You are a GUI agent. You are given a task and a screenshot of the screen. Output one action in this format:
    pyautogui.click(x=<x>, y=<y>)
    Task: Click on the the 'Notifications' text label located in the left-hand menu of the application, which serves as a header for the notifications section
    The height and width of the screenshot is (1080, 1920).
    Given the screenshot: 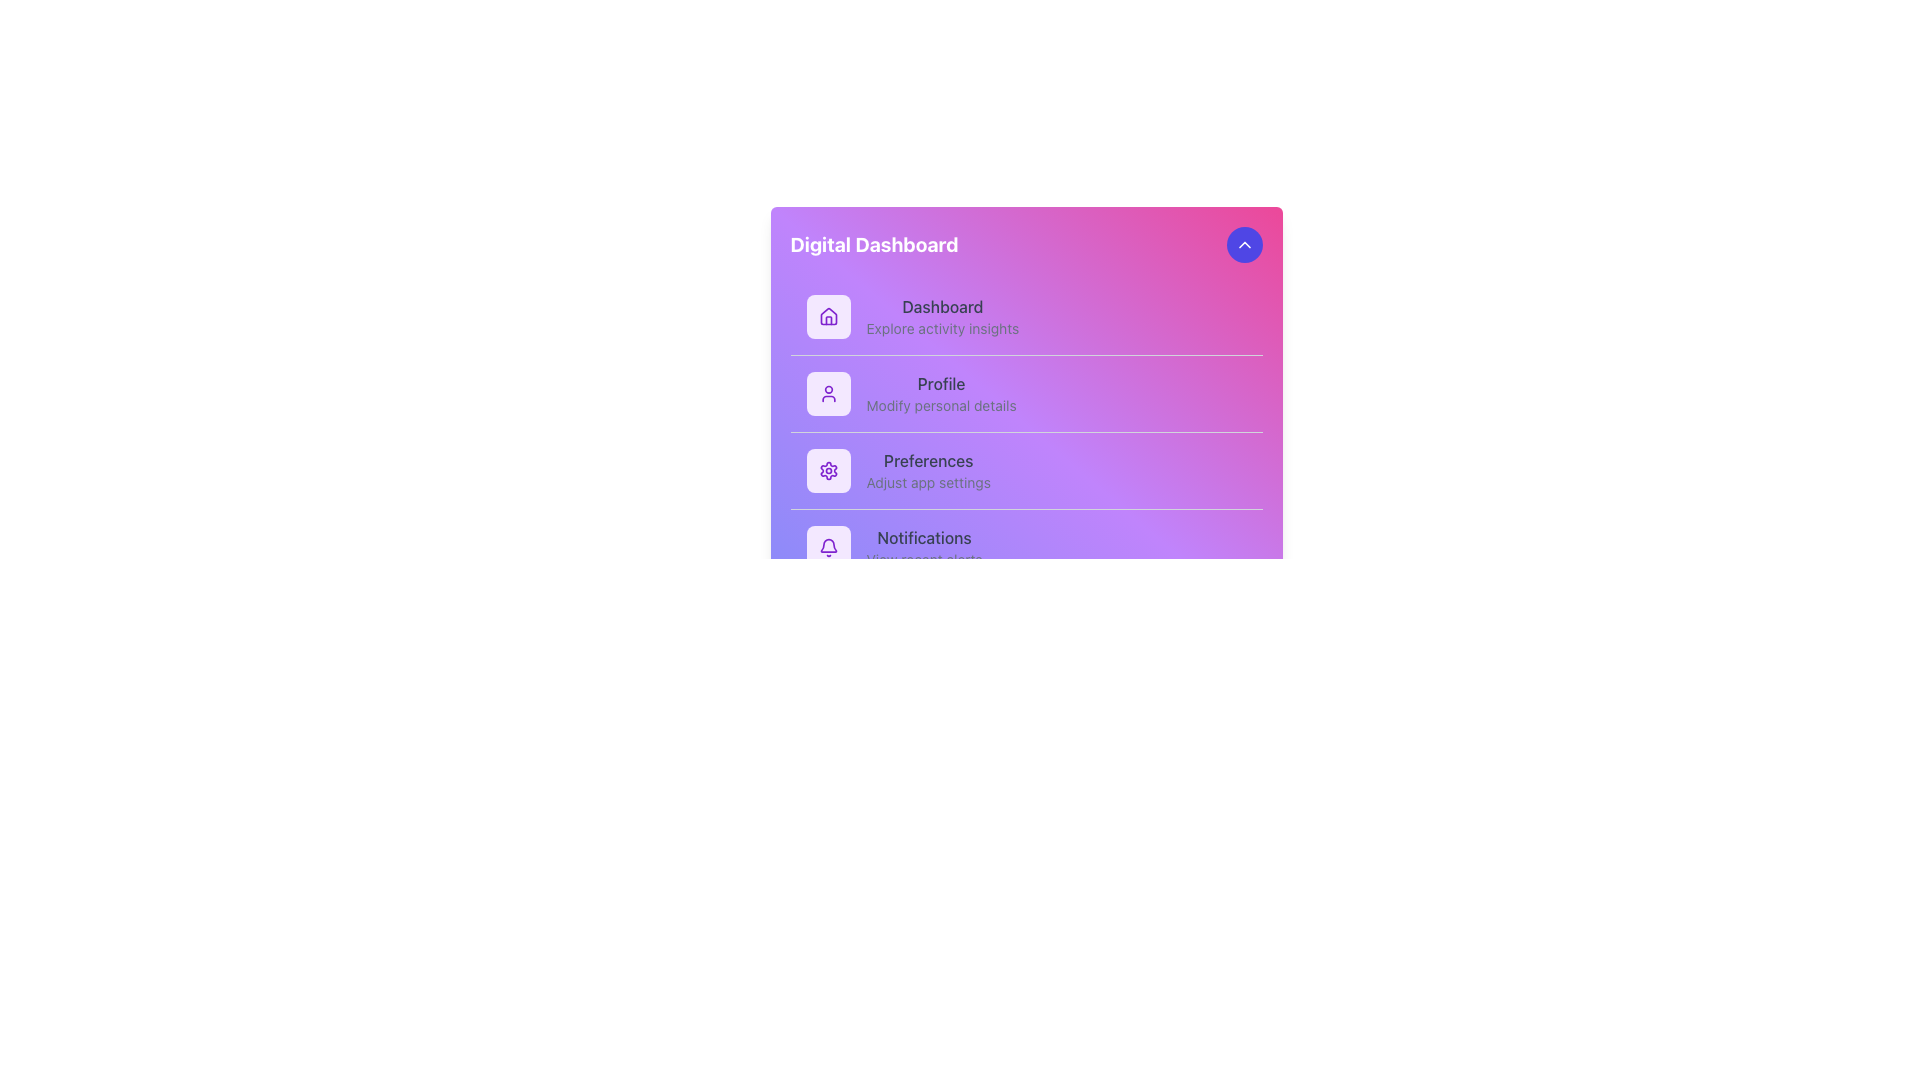 What is the action you would take?
    pyautogui.click(x=923, y=536)
    